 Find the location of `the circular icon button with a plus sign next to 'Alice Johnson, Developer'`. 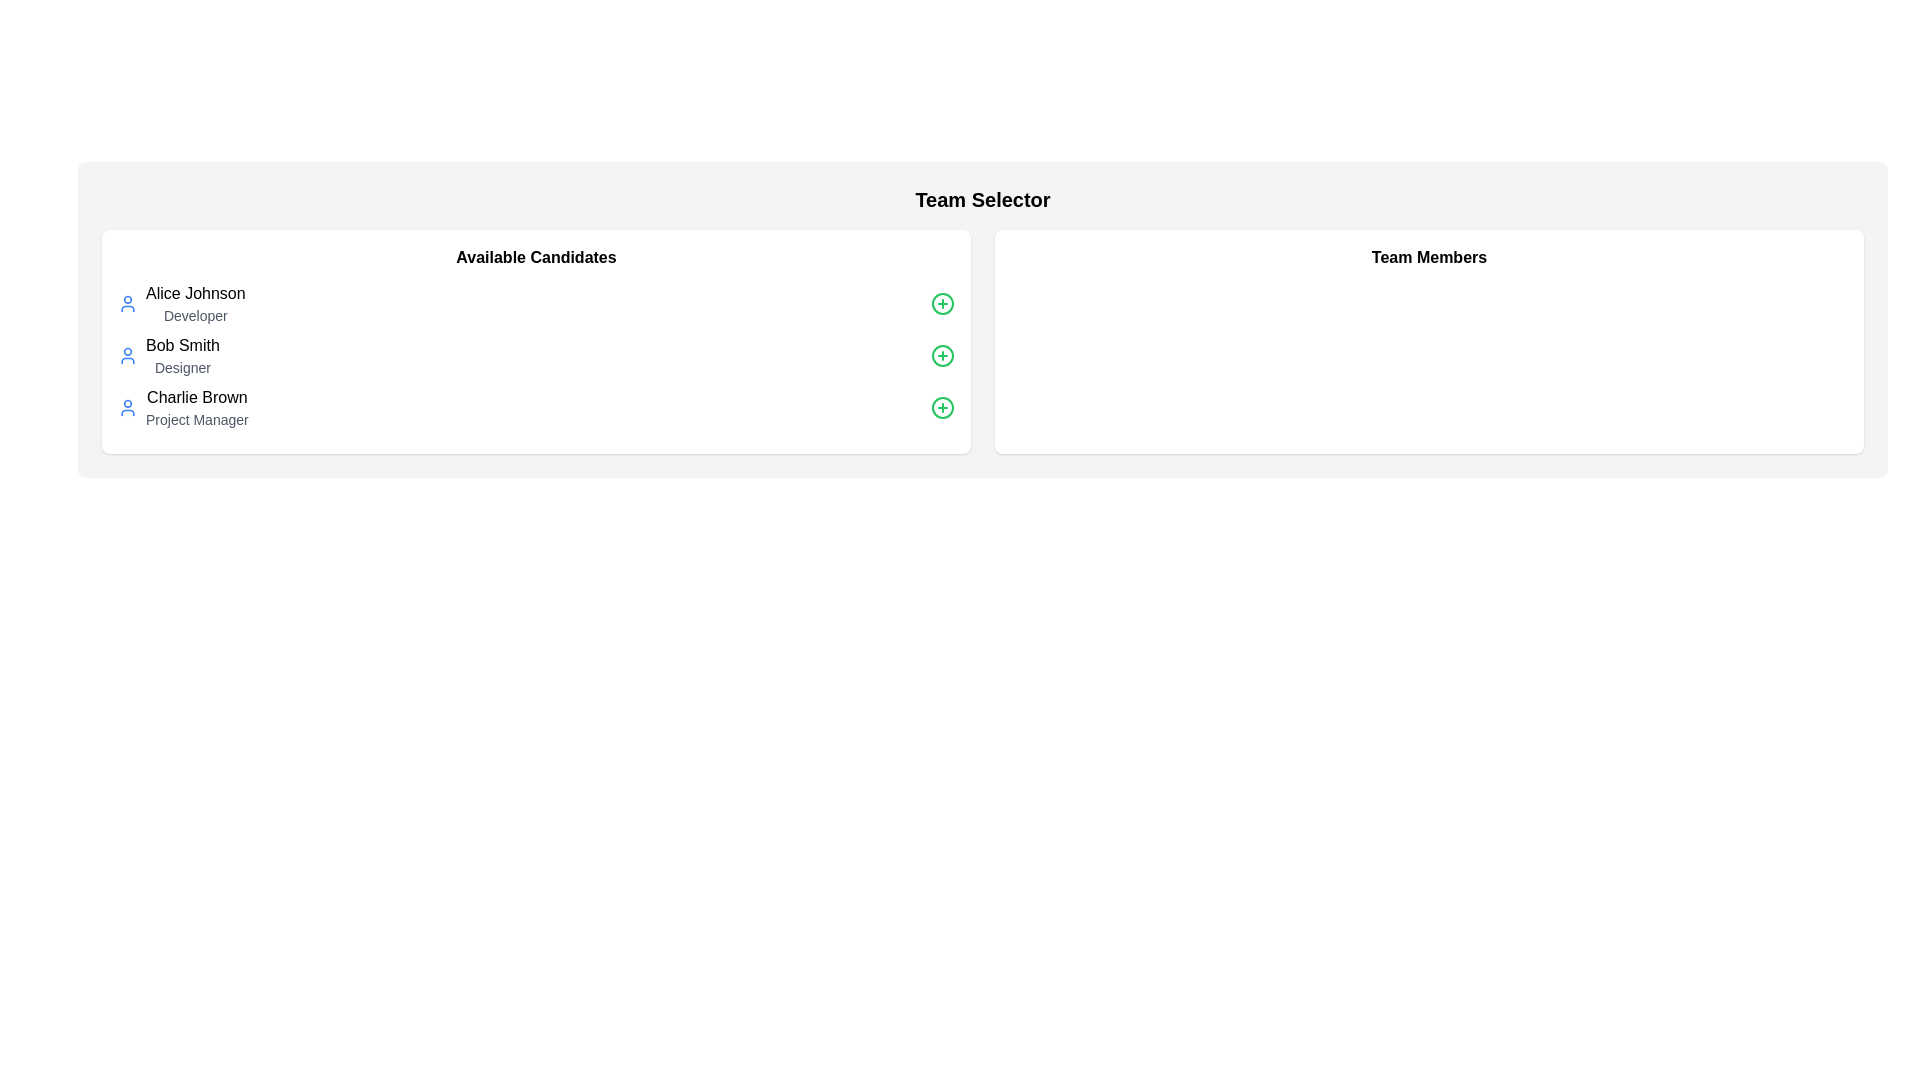

the circular icon button with a plus sign next to 'Alice Johnson, Developer' is located at coordinates (941, 304).